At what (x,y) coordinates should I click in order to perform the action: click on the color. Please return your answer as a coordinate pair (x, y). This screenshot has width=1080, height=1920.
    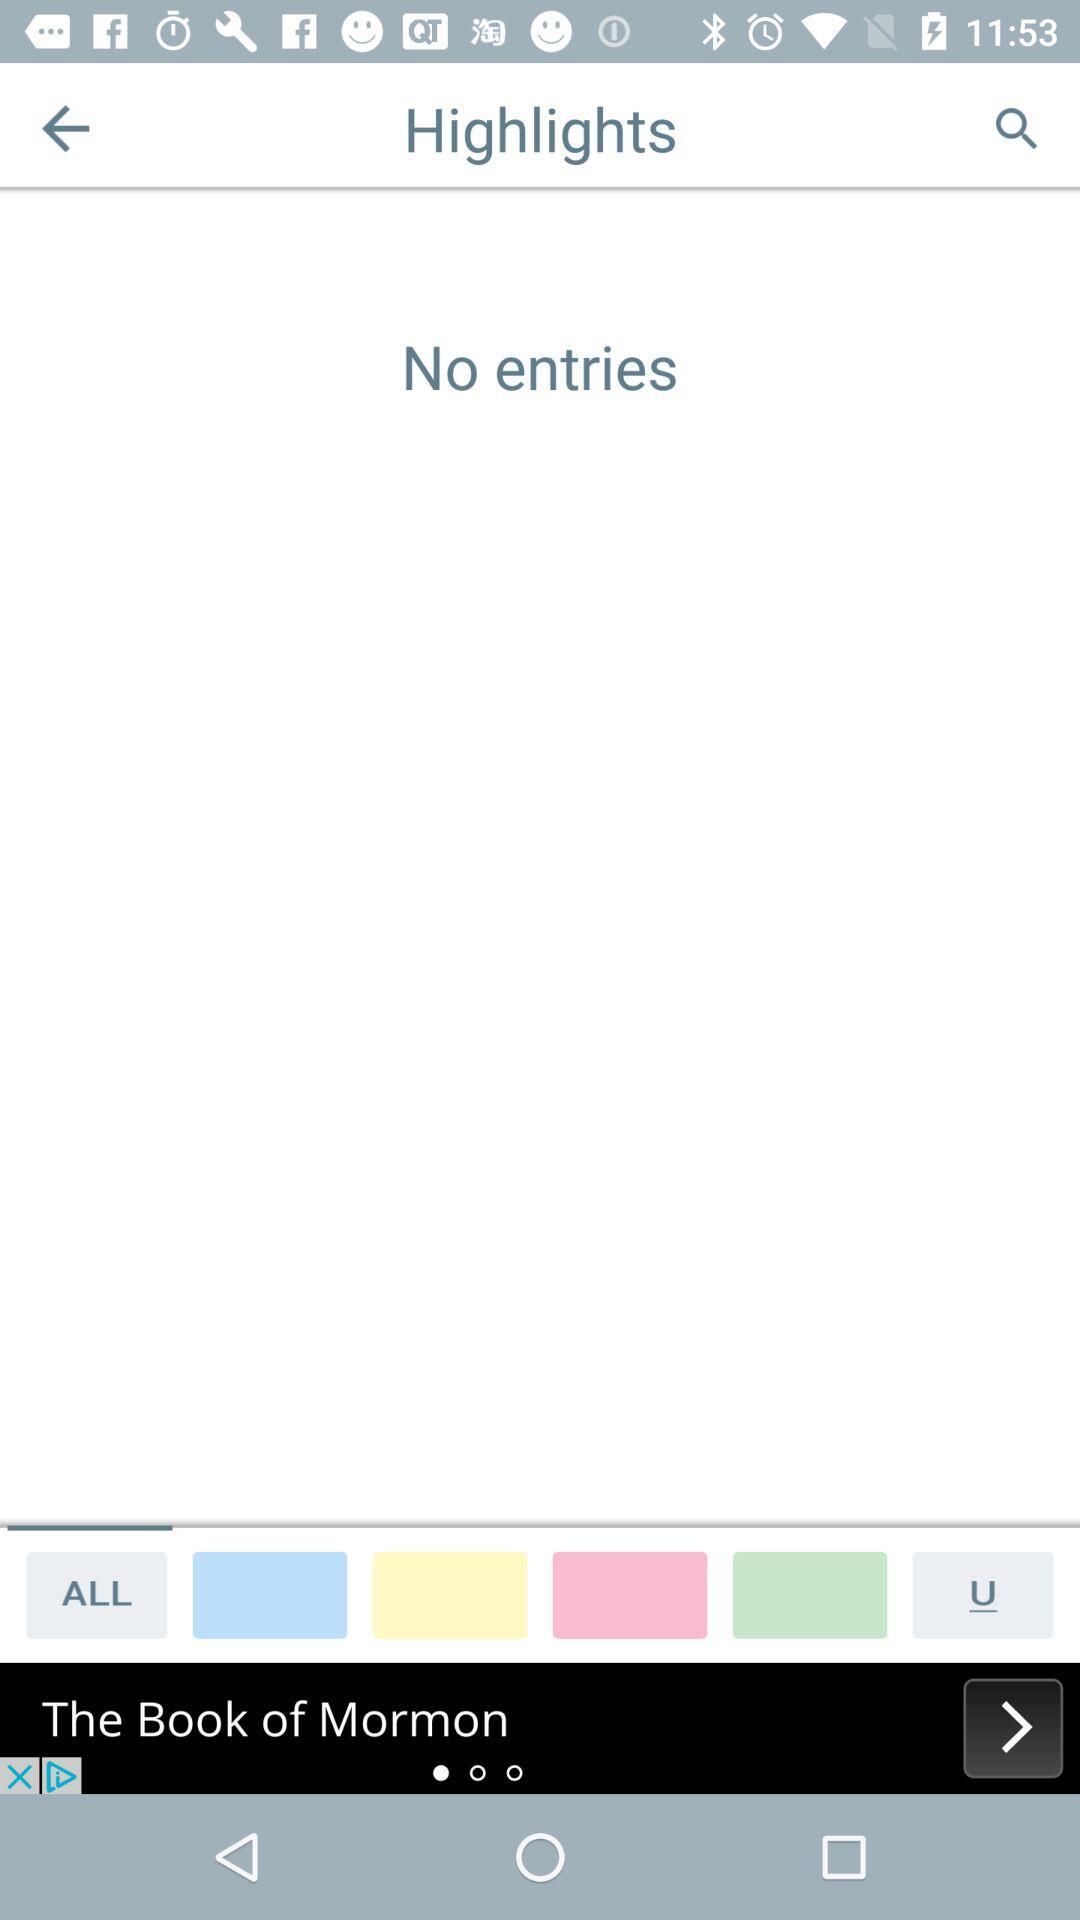
    Looking at the image, I should click on (628, 1593).